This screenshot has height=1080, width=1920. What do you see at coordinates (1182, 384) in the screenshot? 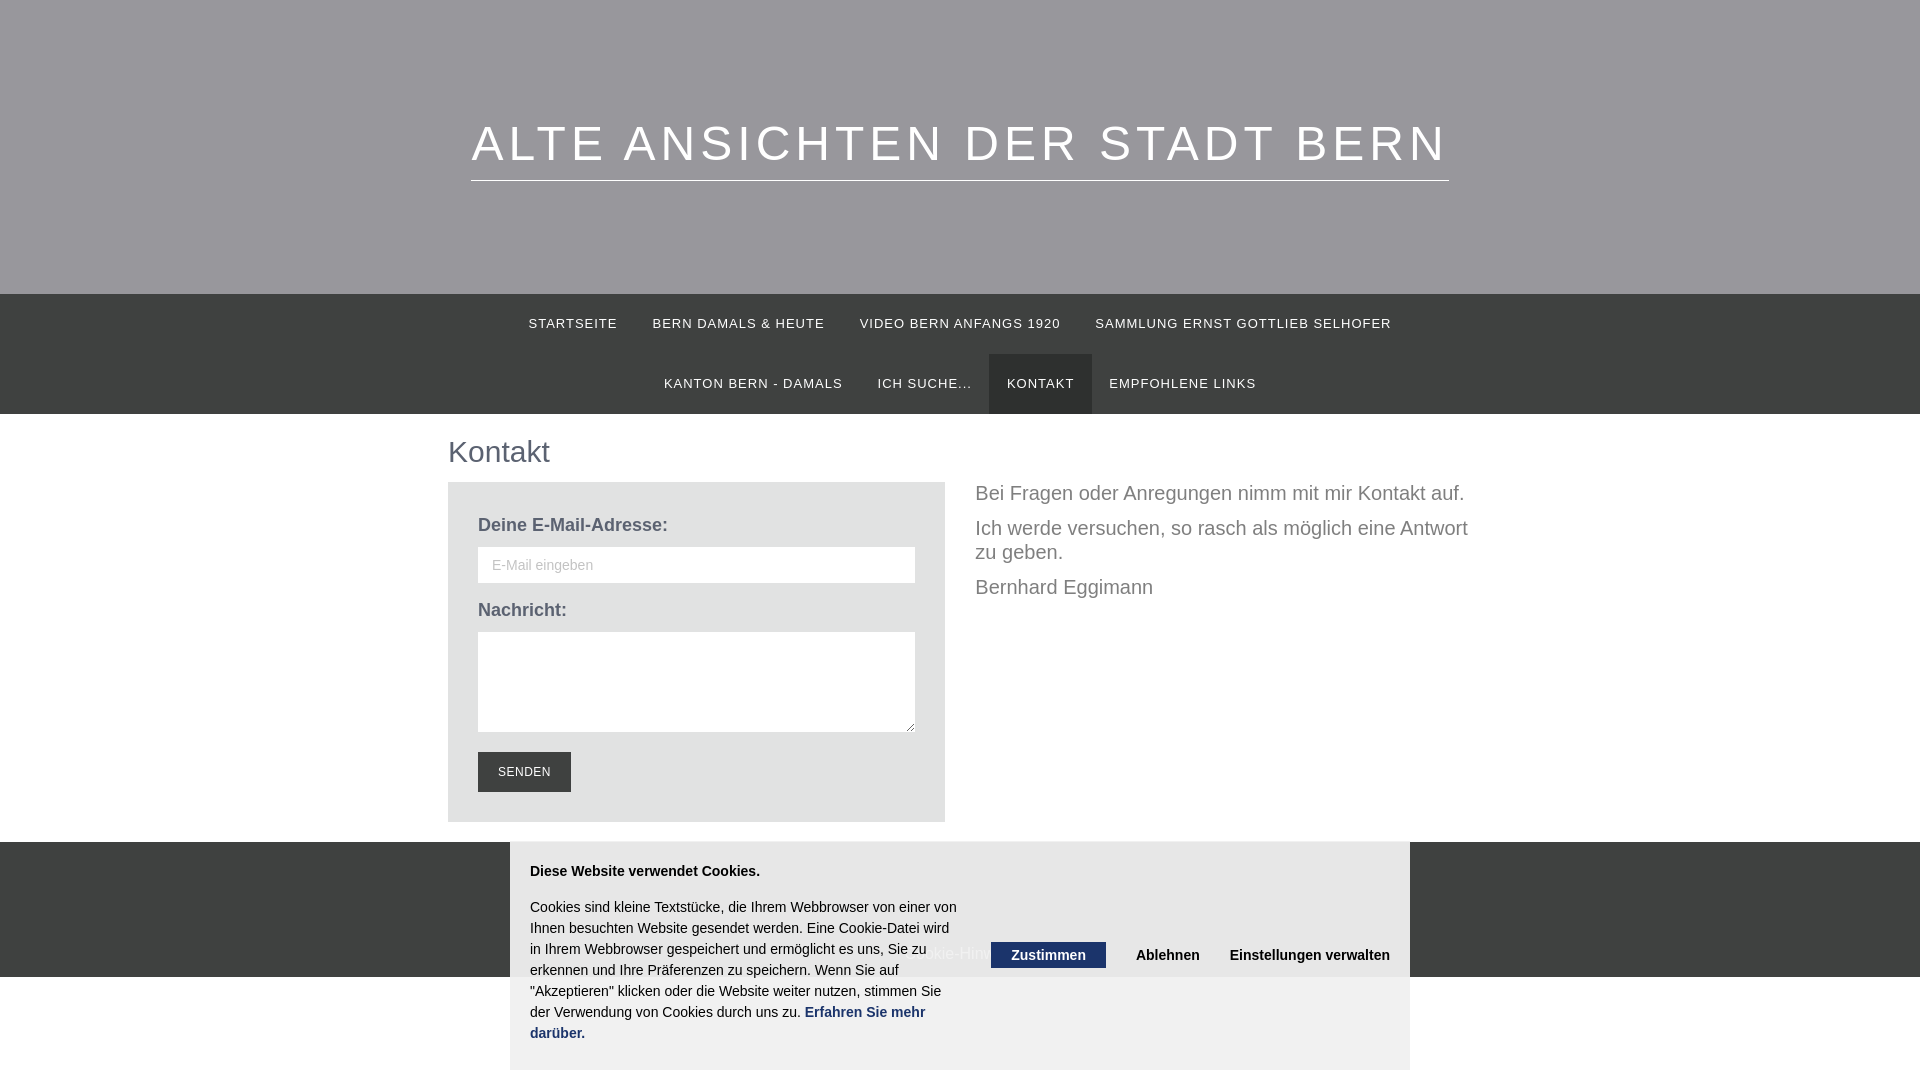
I see `'EMPFOHLENE LINKS'` at bounding box center [1182, 384].